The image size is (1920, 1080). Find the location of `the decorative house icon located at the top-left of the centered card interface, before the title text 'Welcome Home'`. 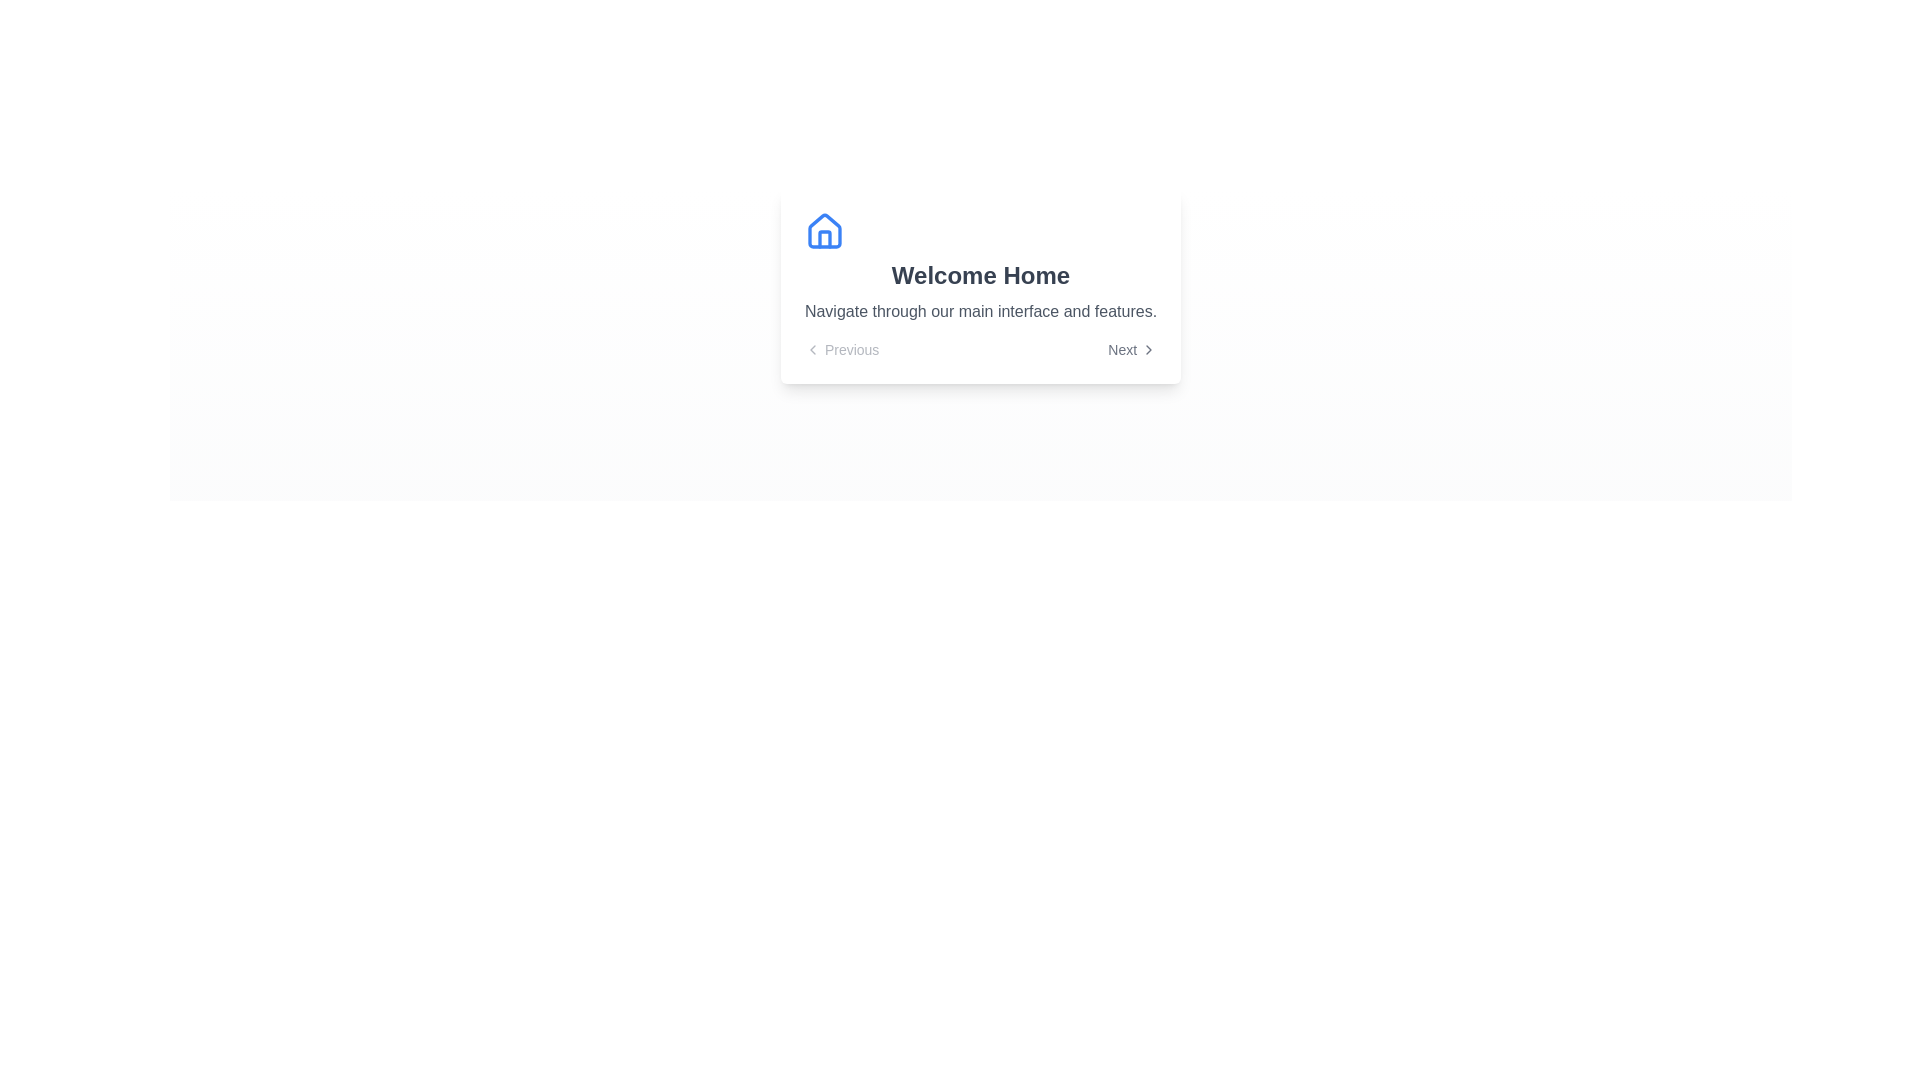

the decorative house icon located at the top-left of the centered card interface, before the title text 'Welcome Home' is located at coordinates (824, 230).